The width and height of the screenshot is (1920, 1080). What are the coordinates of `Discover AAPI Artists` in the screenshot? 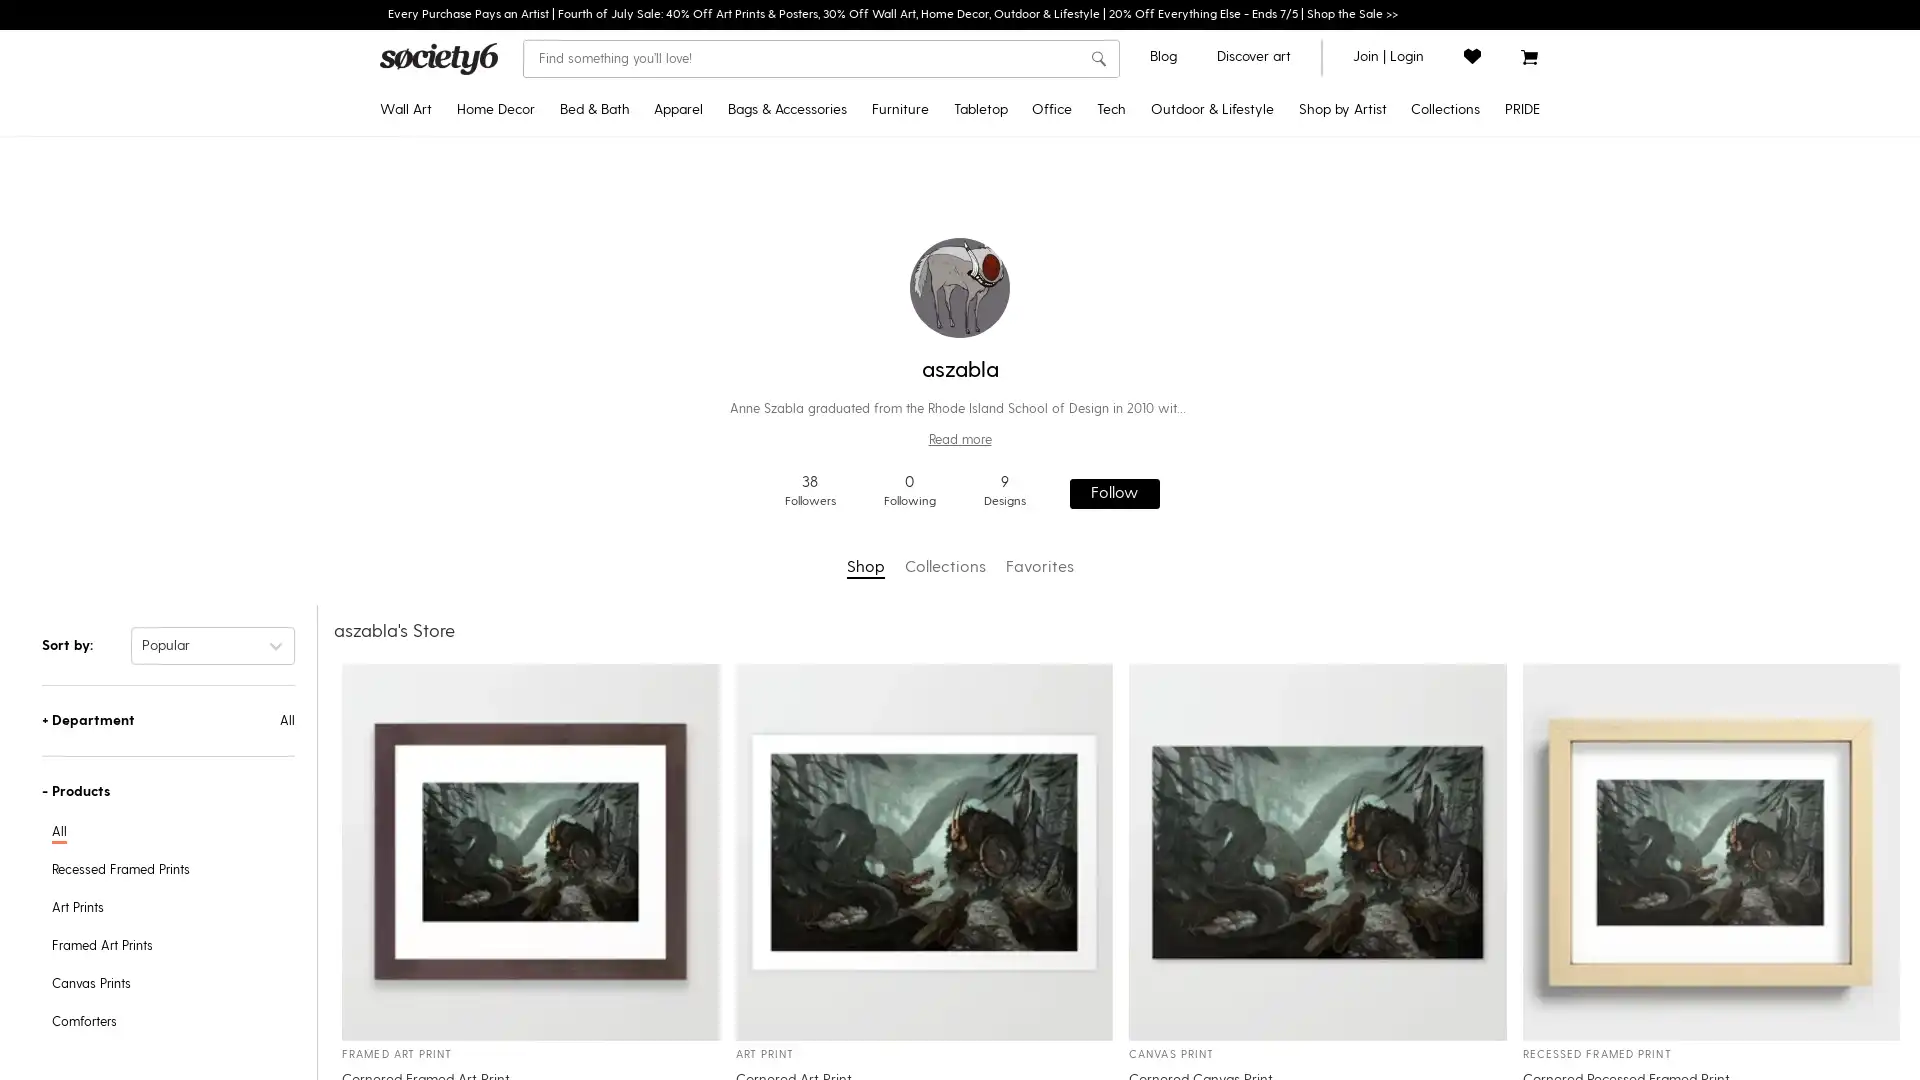 It's located at (1288, 289).